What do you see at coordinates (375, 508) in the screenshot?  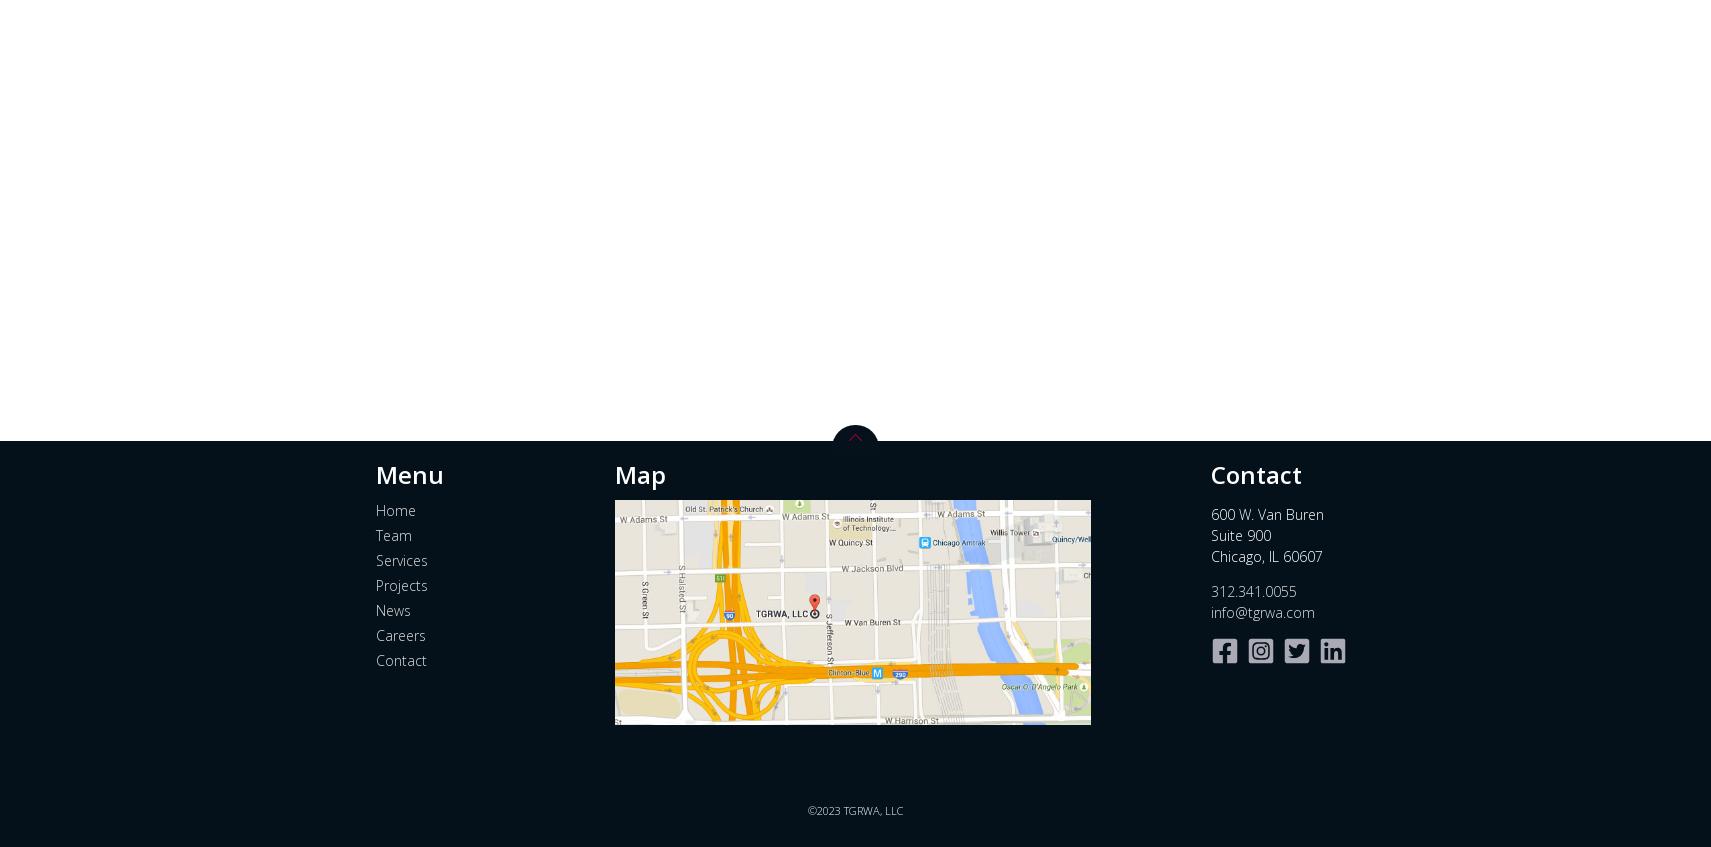 I see `'Home'` at bounding box center [375, 508].